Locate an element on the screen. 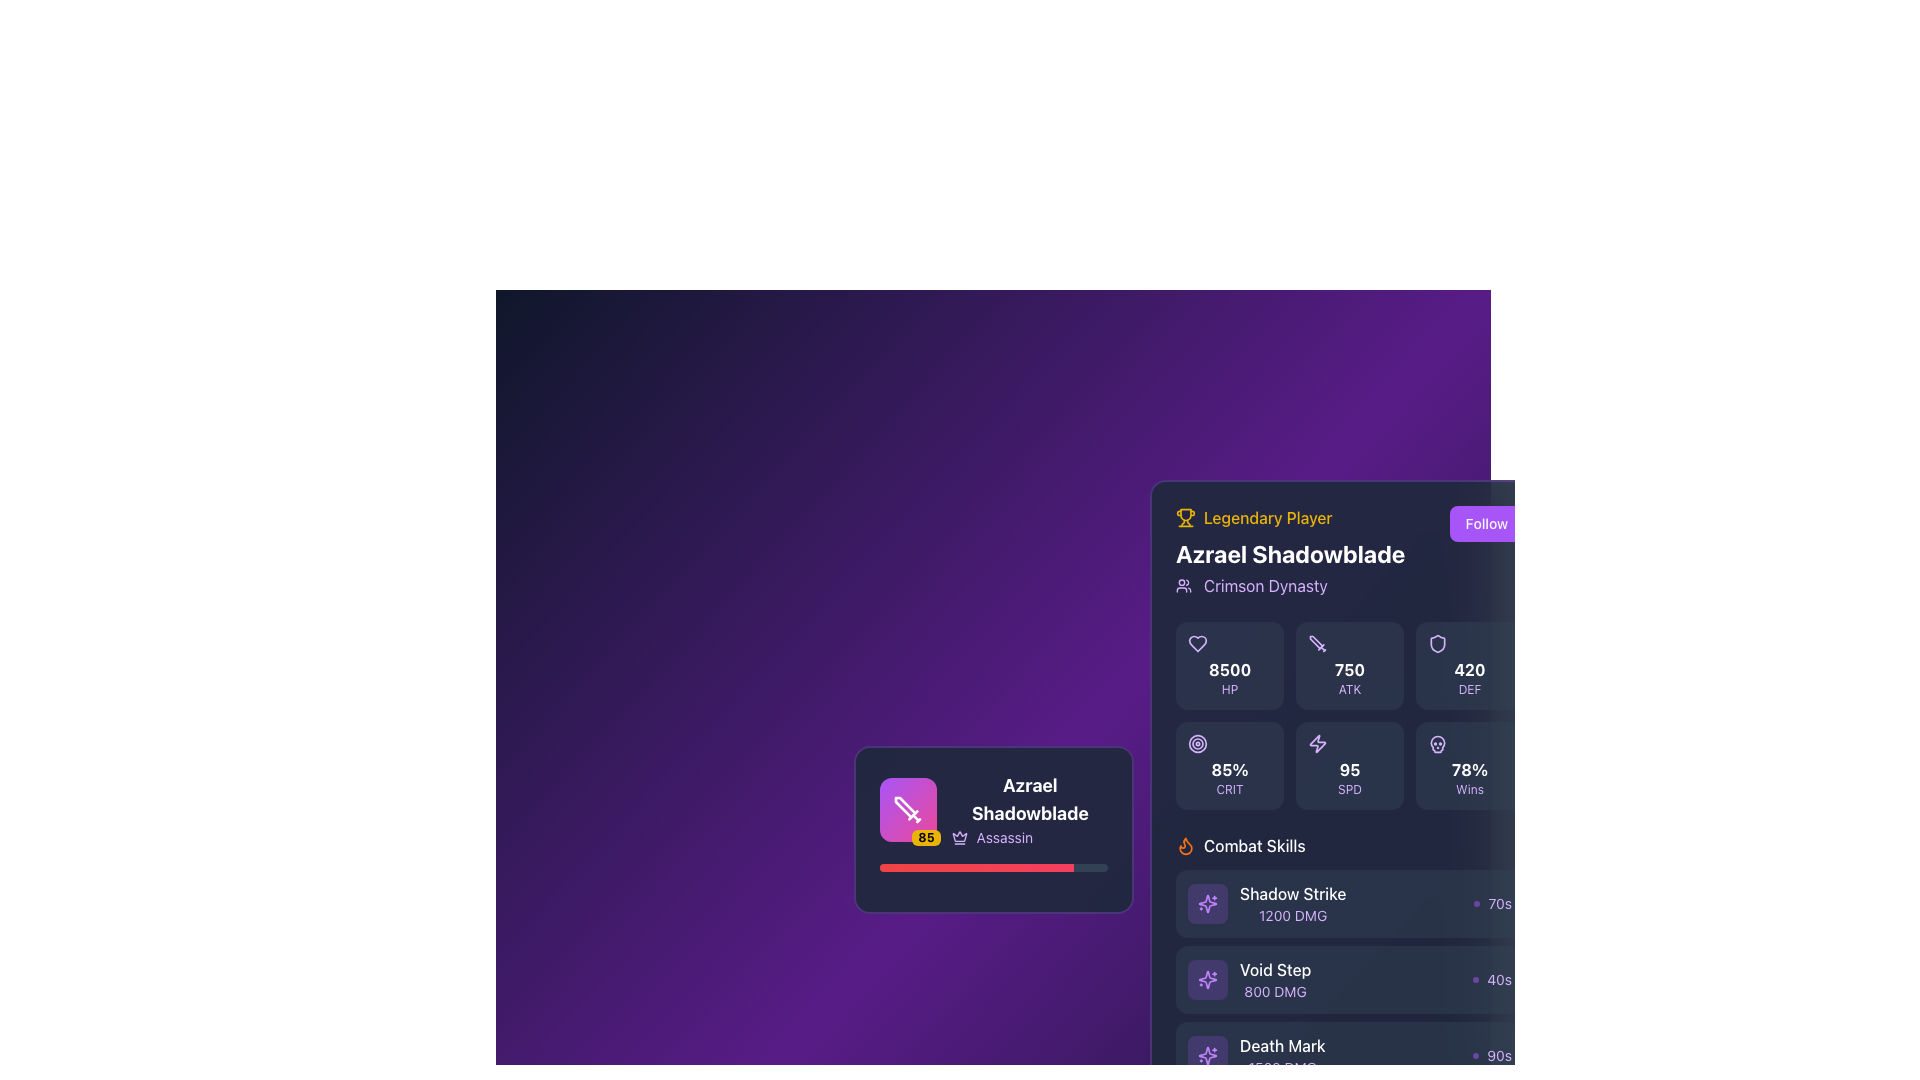 The width and height of the screenshot is (1920, 1080). the small decorative golden trophy icon that signifies importance, located next to the 'Legendary Player' text is located at coordinates (1185, 516).